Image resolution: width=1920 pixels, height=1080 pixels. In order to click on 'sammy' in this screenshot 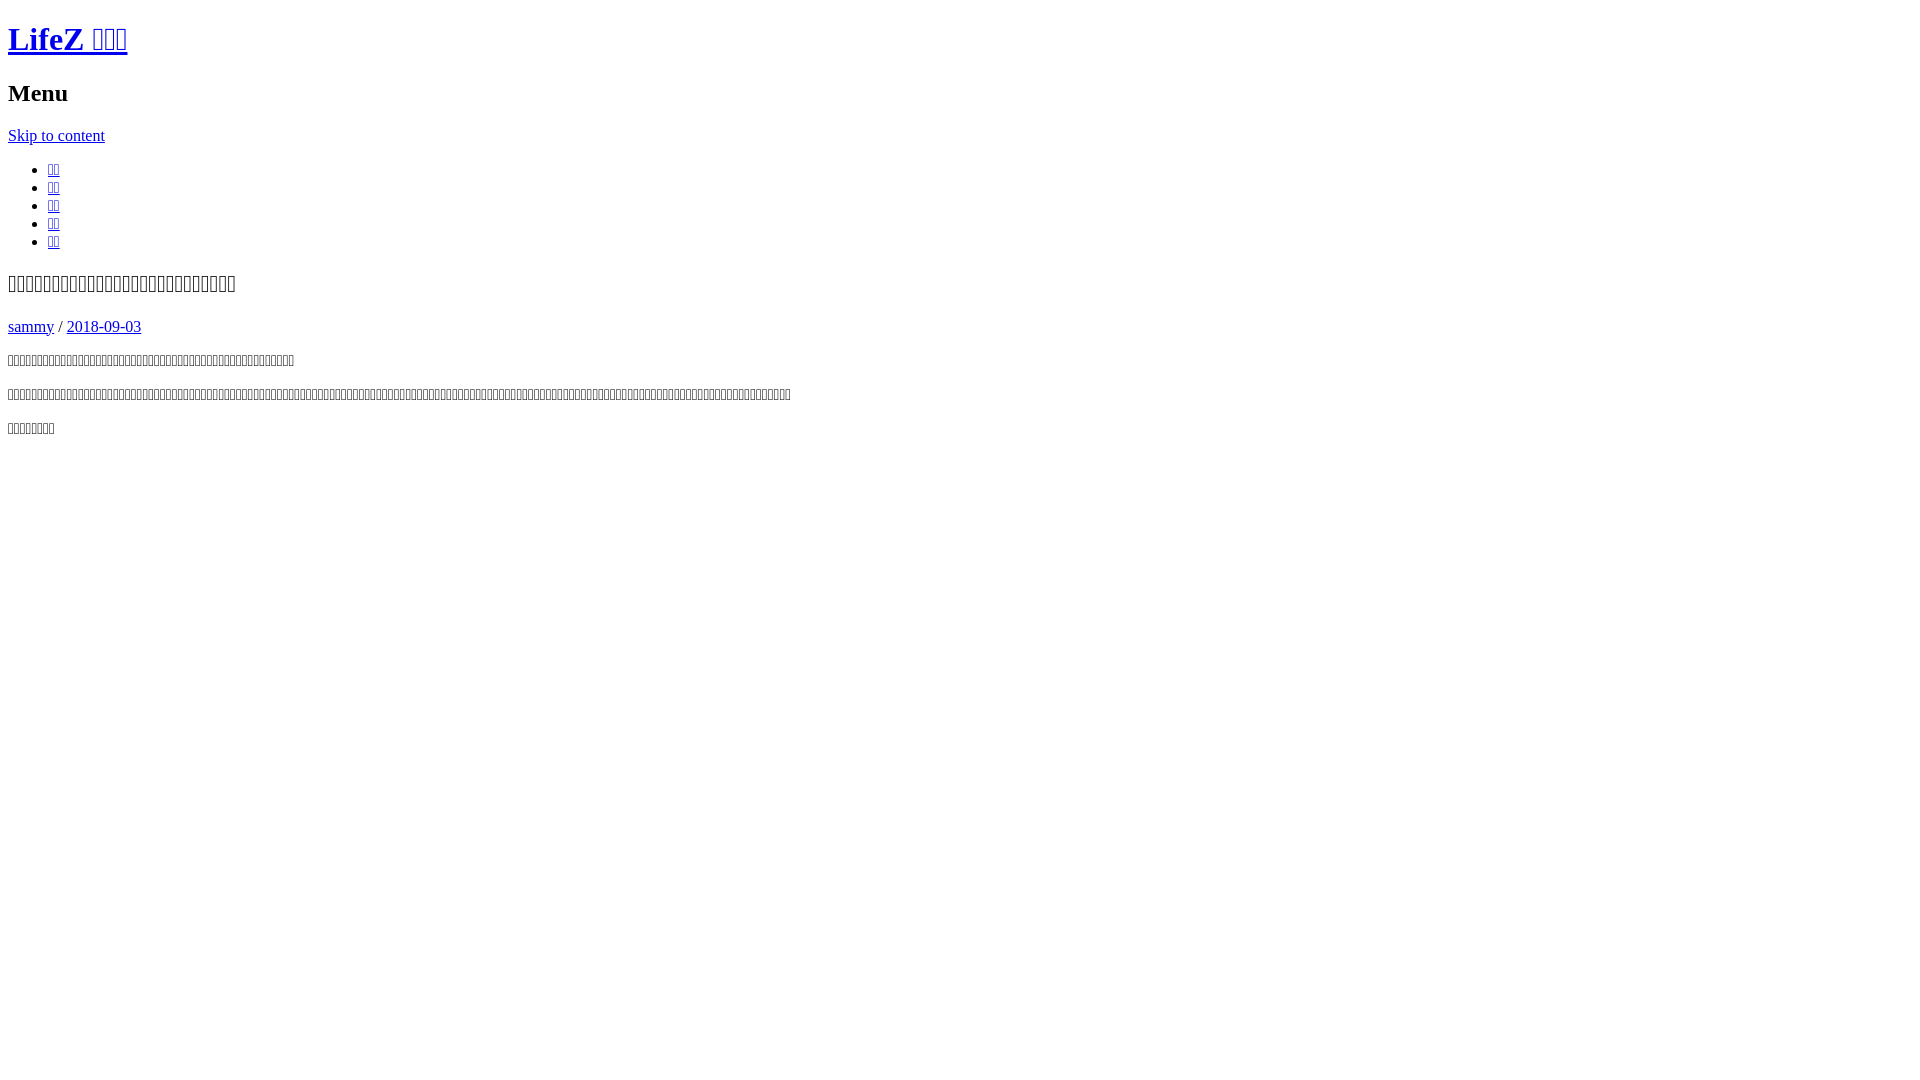, I will do `click(30, 325)`.